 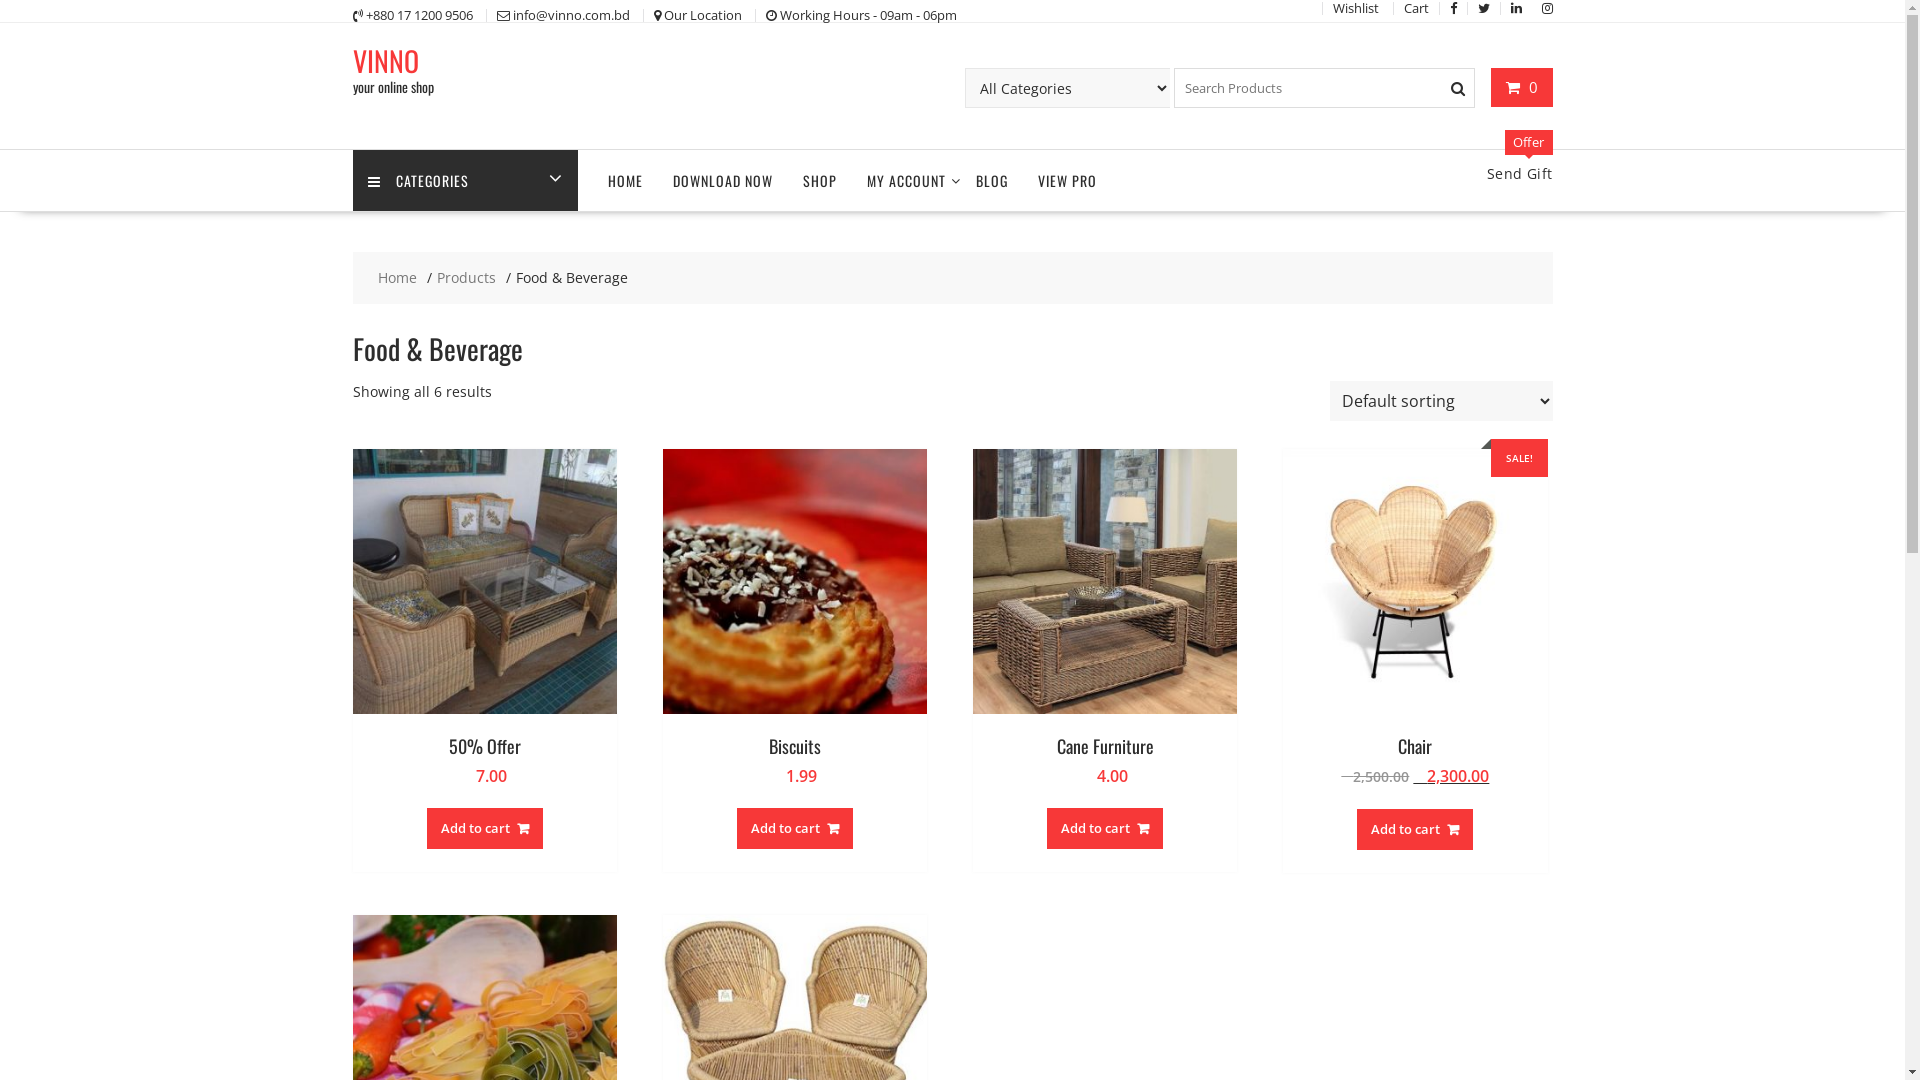 I want to click on 'BLOG', so click(x=990, y=180).